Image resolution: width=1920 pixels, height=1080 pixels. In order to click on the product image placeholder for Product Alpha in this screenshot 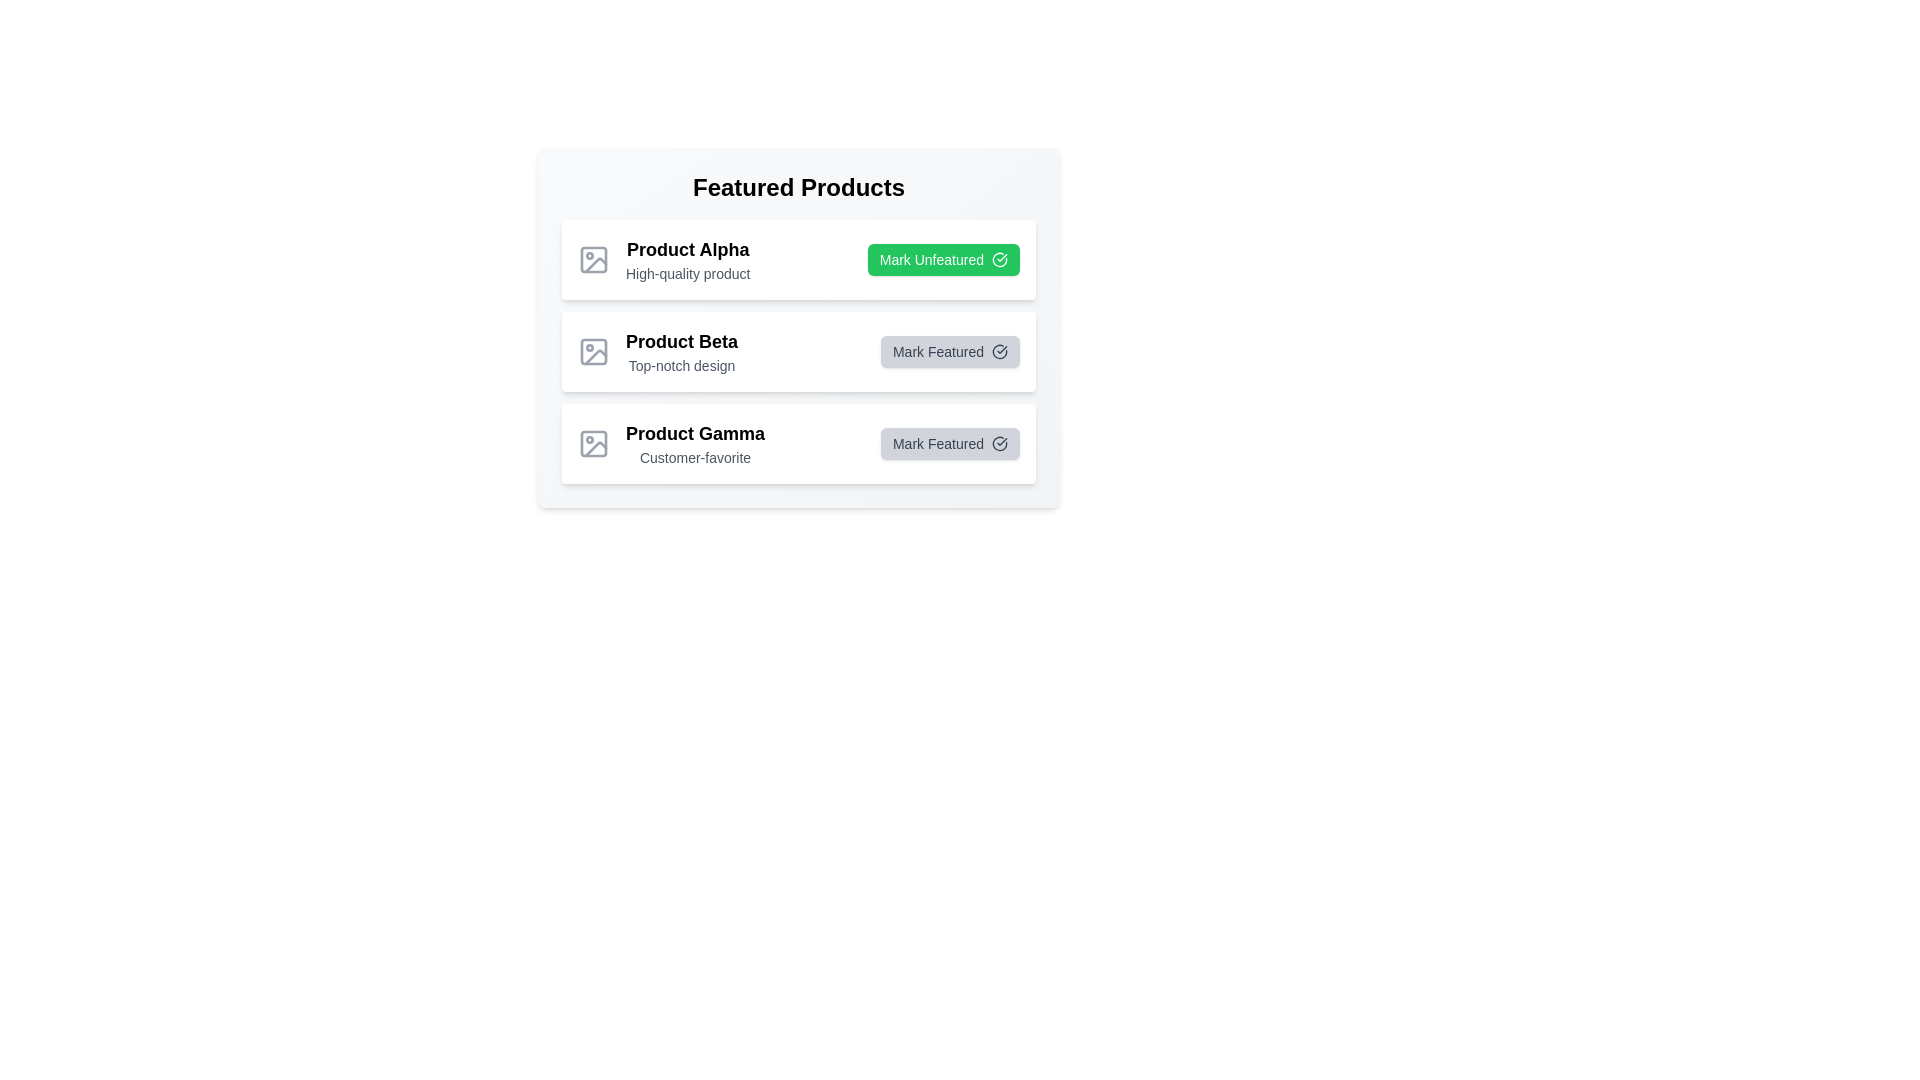, I will do `click(593, 258)`.